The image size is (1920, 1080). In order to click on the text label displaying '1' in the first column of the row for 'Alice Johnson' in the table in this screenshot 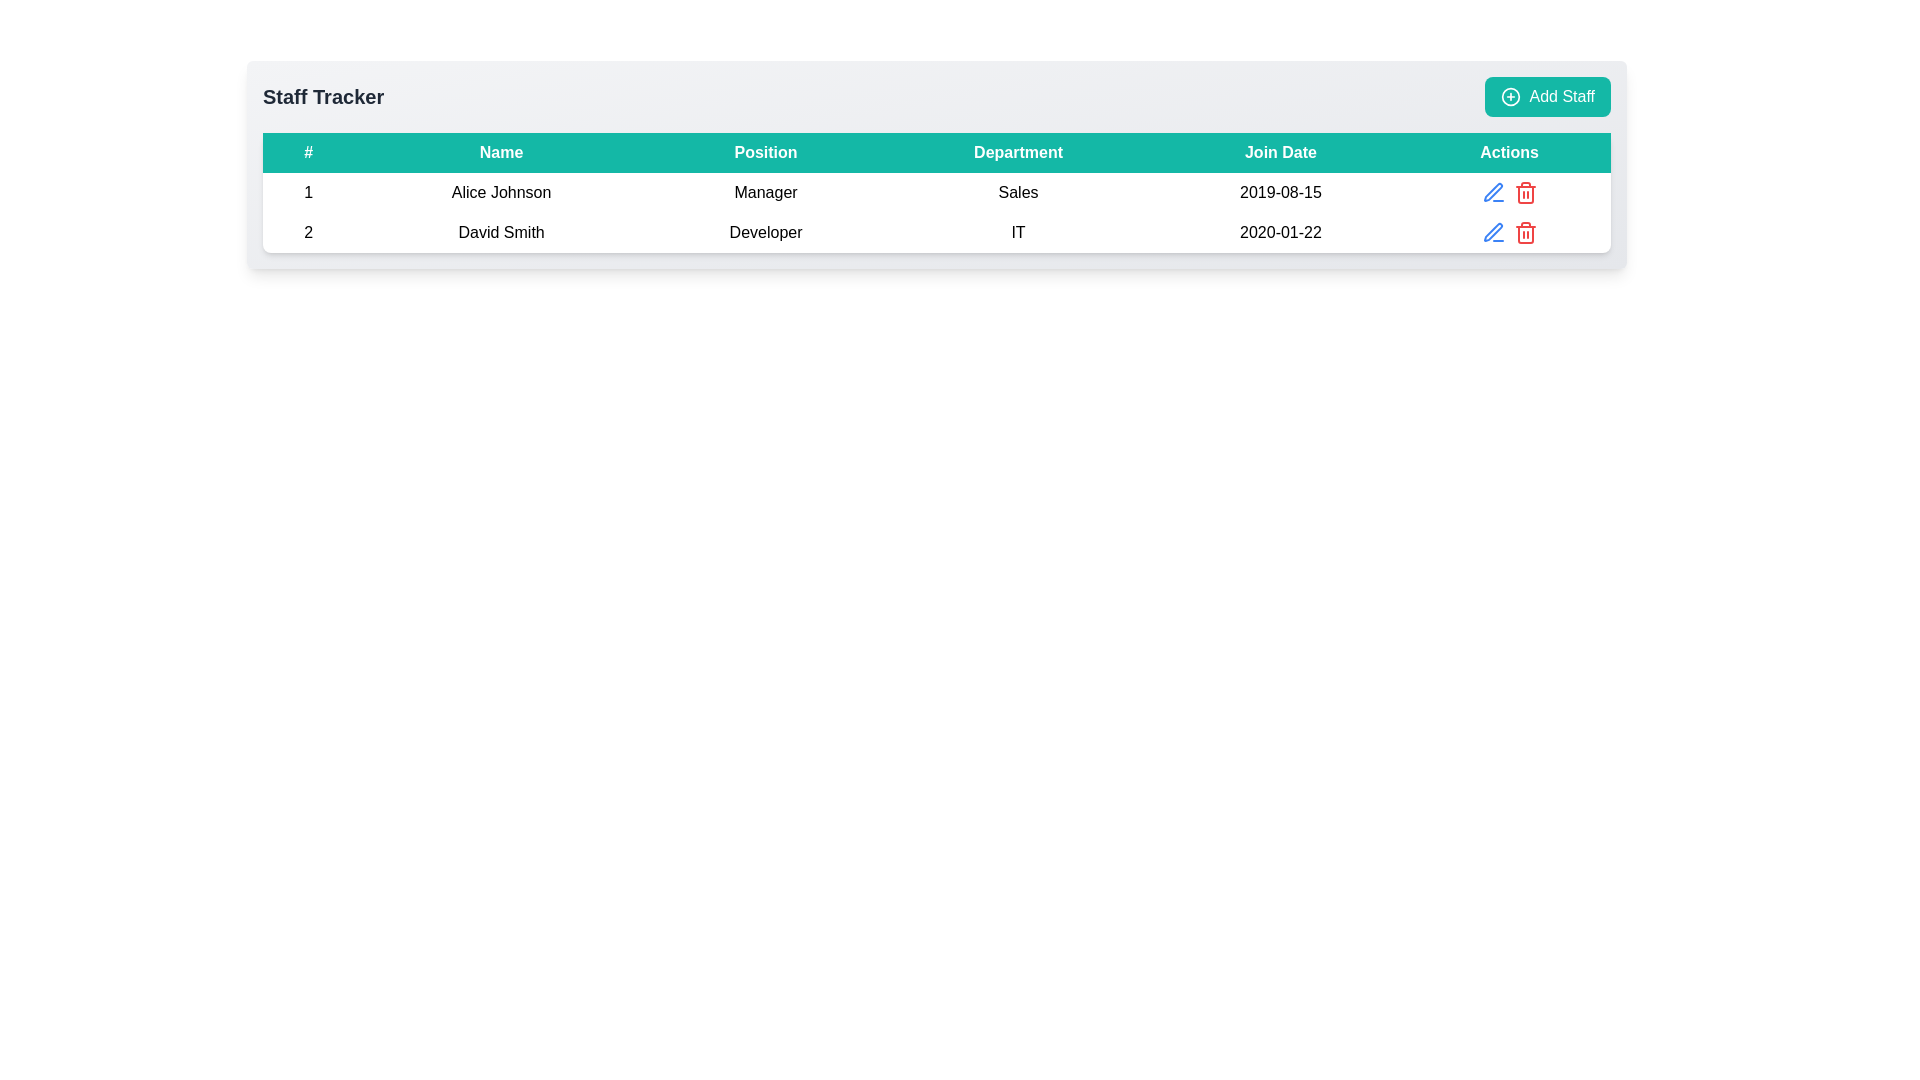, I will do `click(307, 192)`.